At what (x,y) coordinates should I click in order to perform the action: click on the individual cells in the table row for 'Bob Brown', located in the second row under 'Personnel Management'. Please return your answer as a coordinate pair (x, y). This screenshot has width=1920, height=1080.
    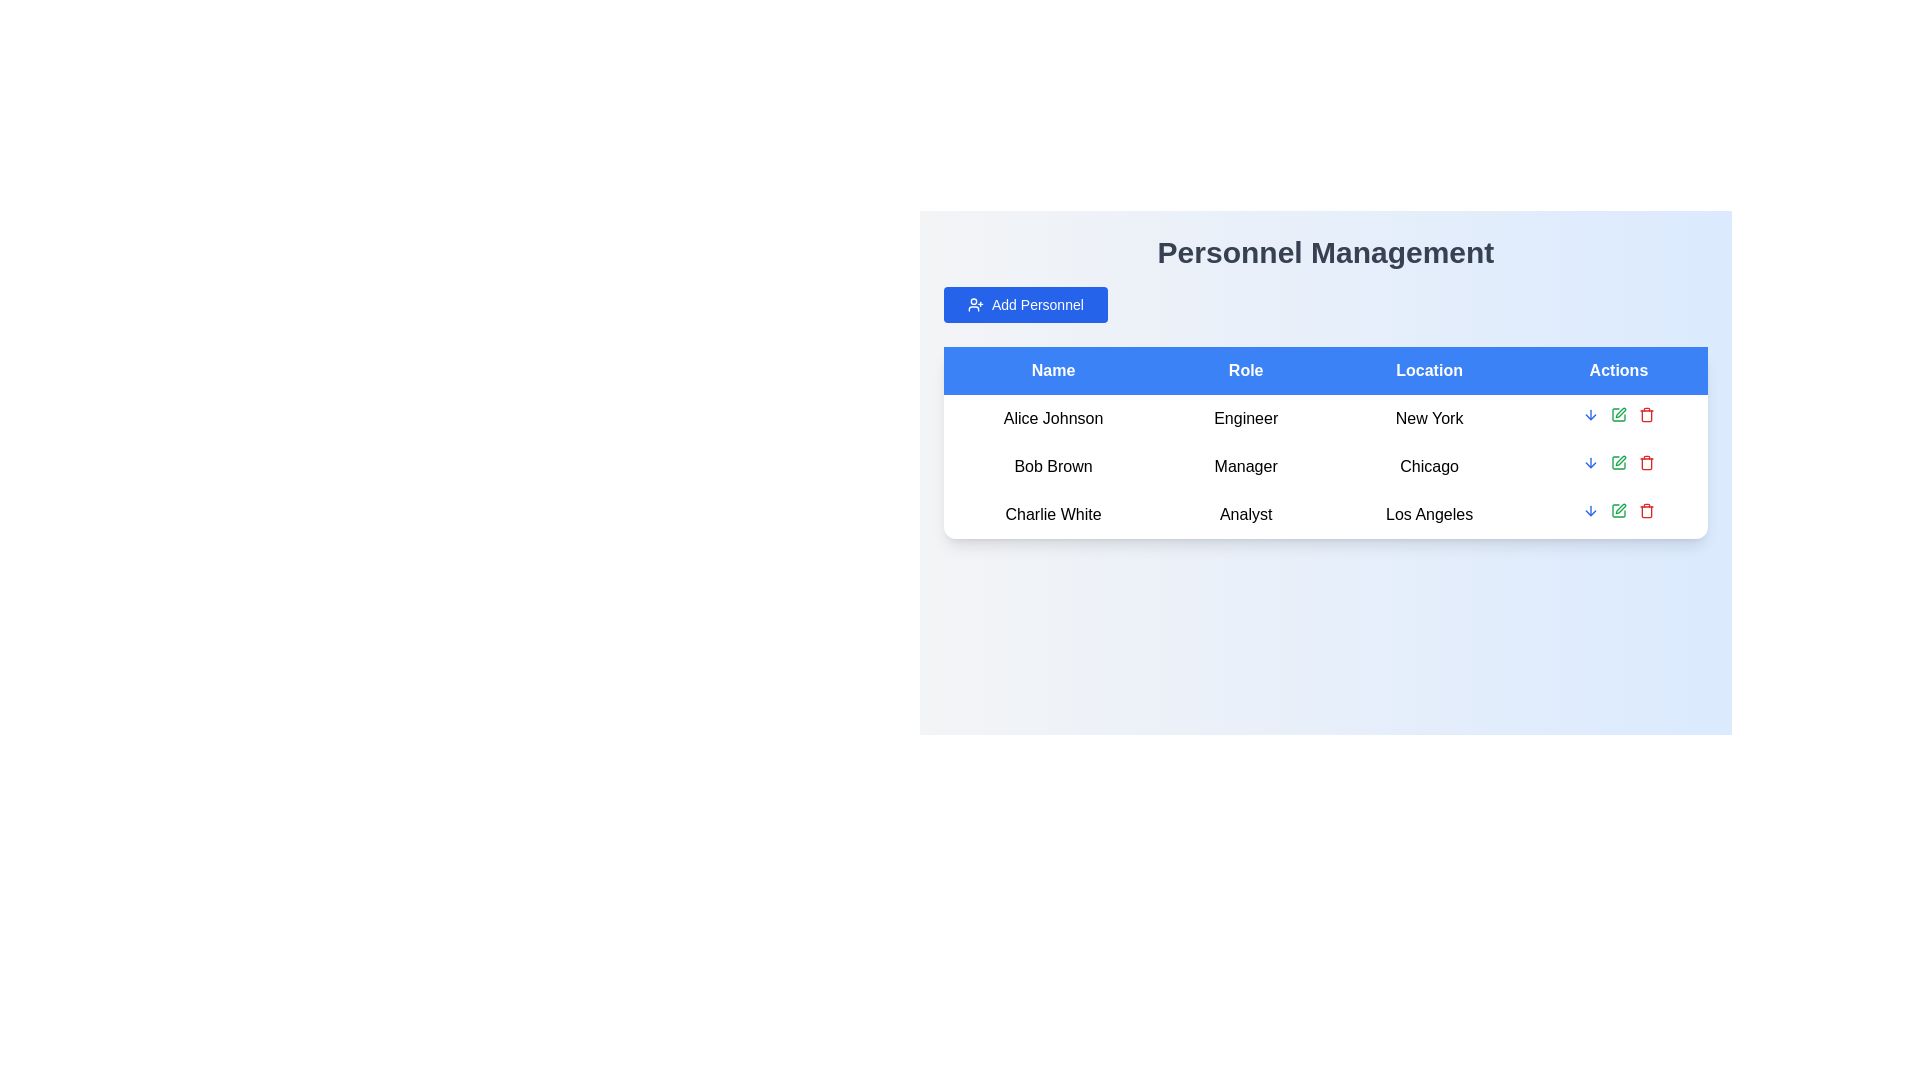
    Looking at the image, I should click on (1325, 466).